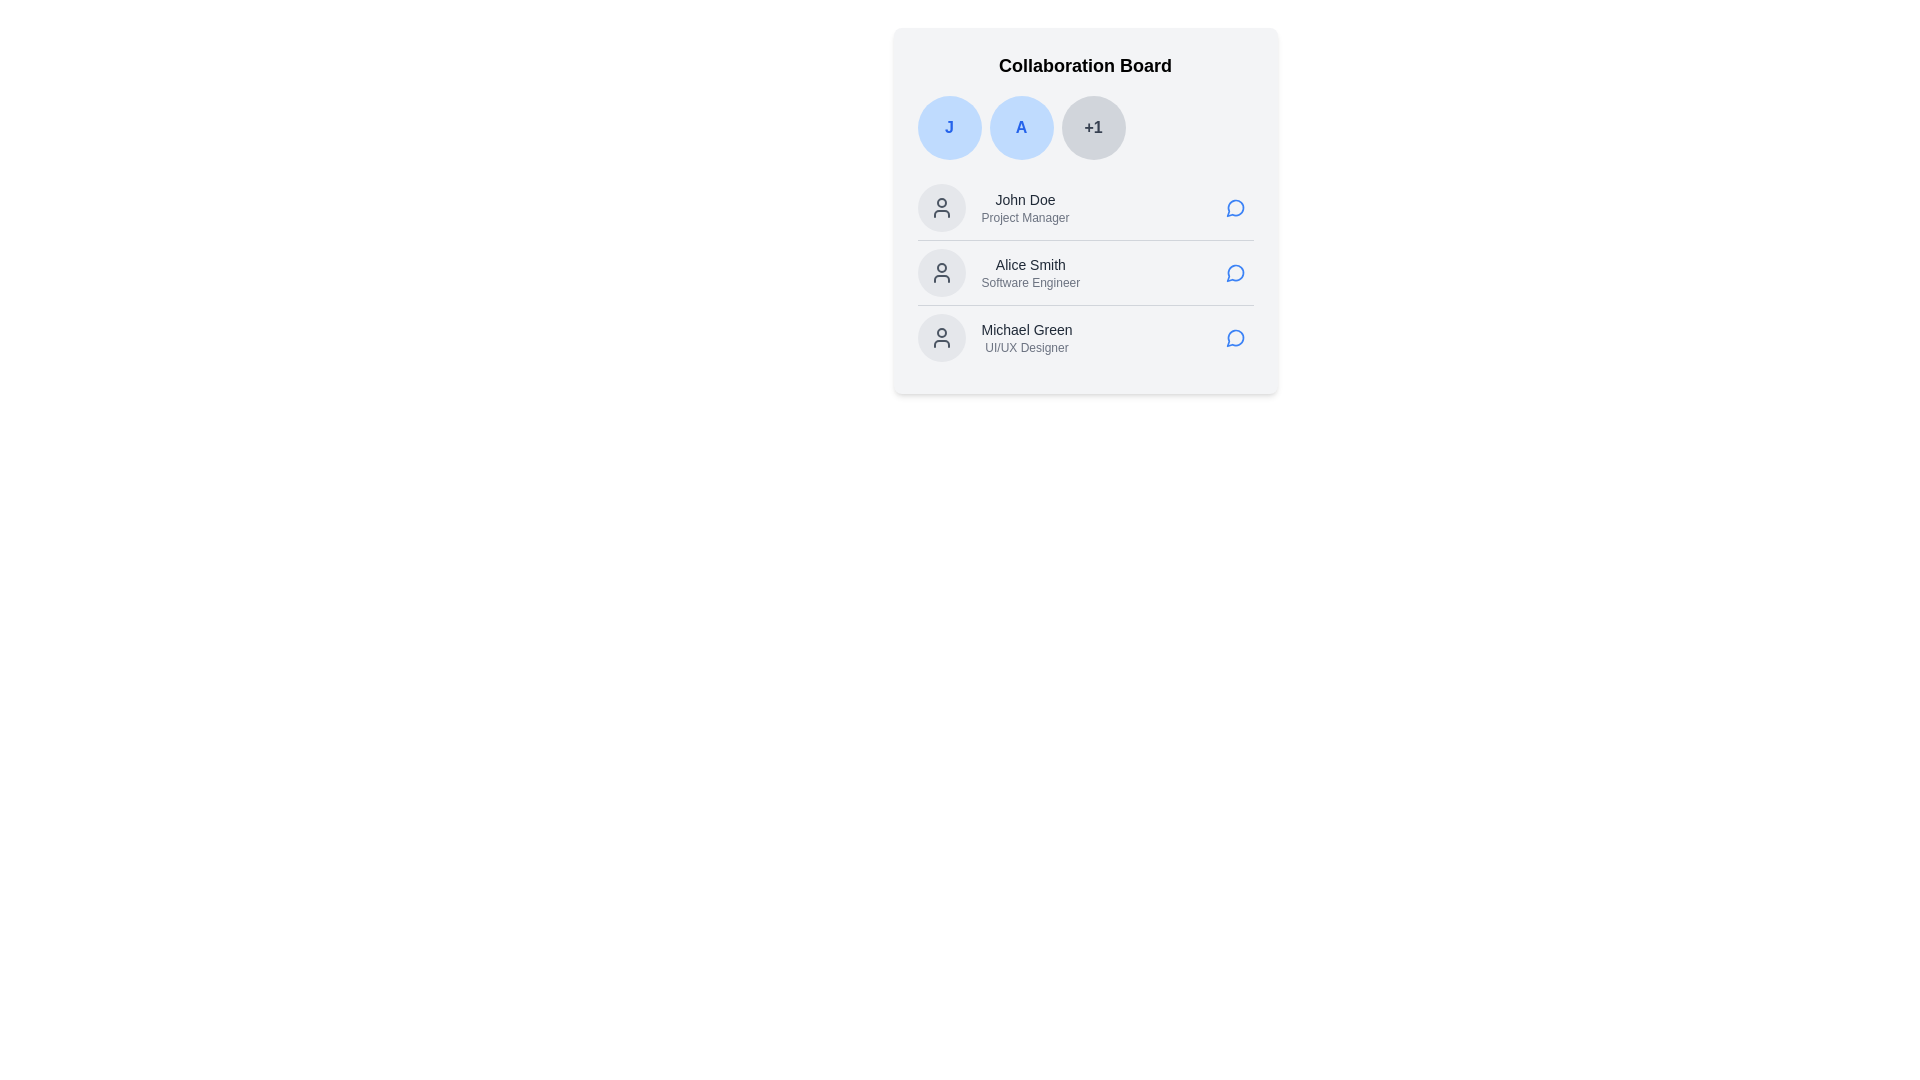 The image size is (1920, 1080). I want to click on the static text label indicating the role or position of 'John Doe', which is positioned directly below his name, so click(1025, 218).